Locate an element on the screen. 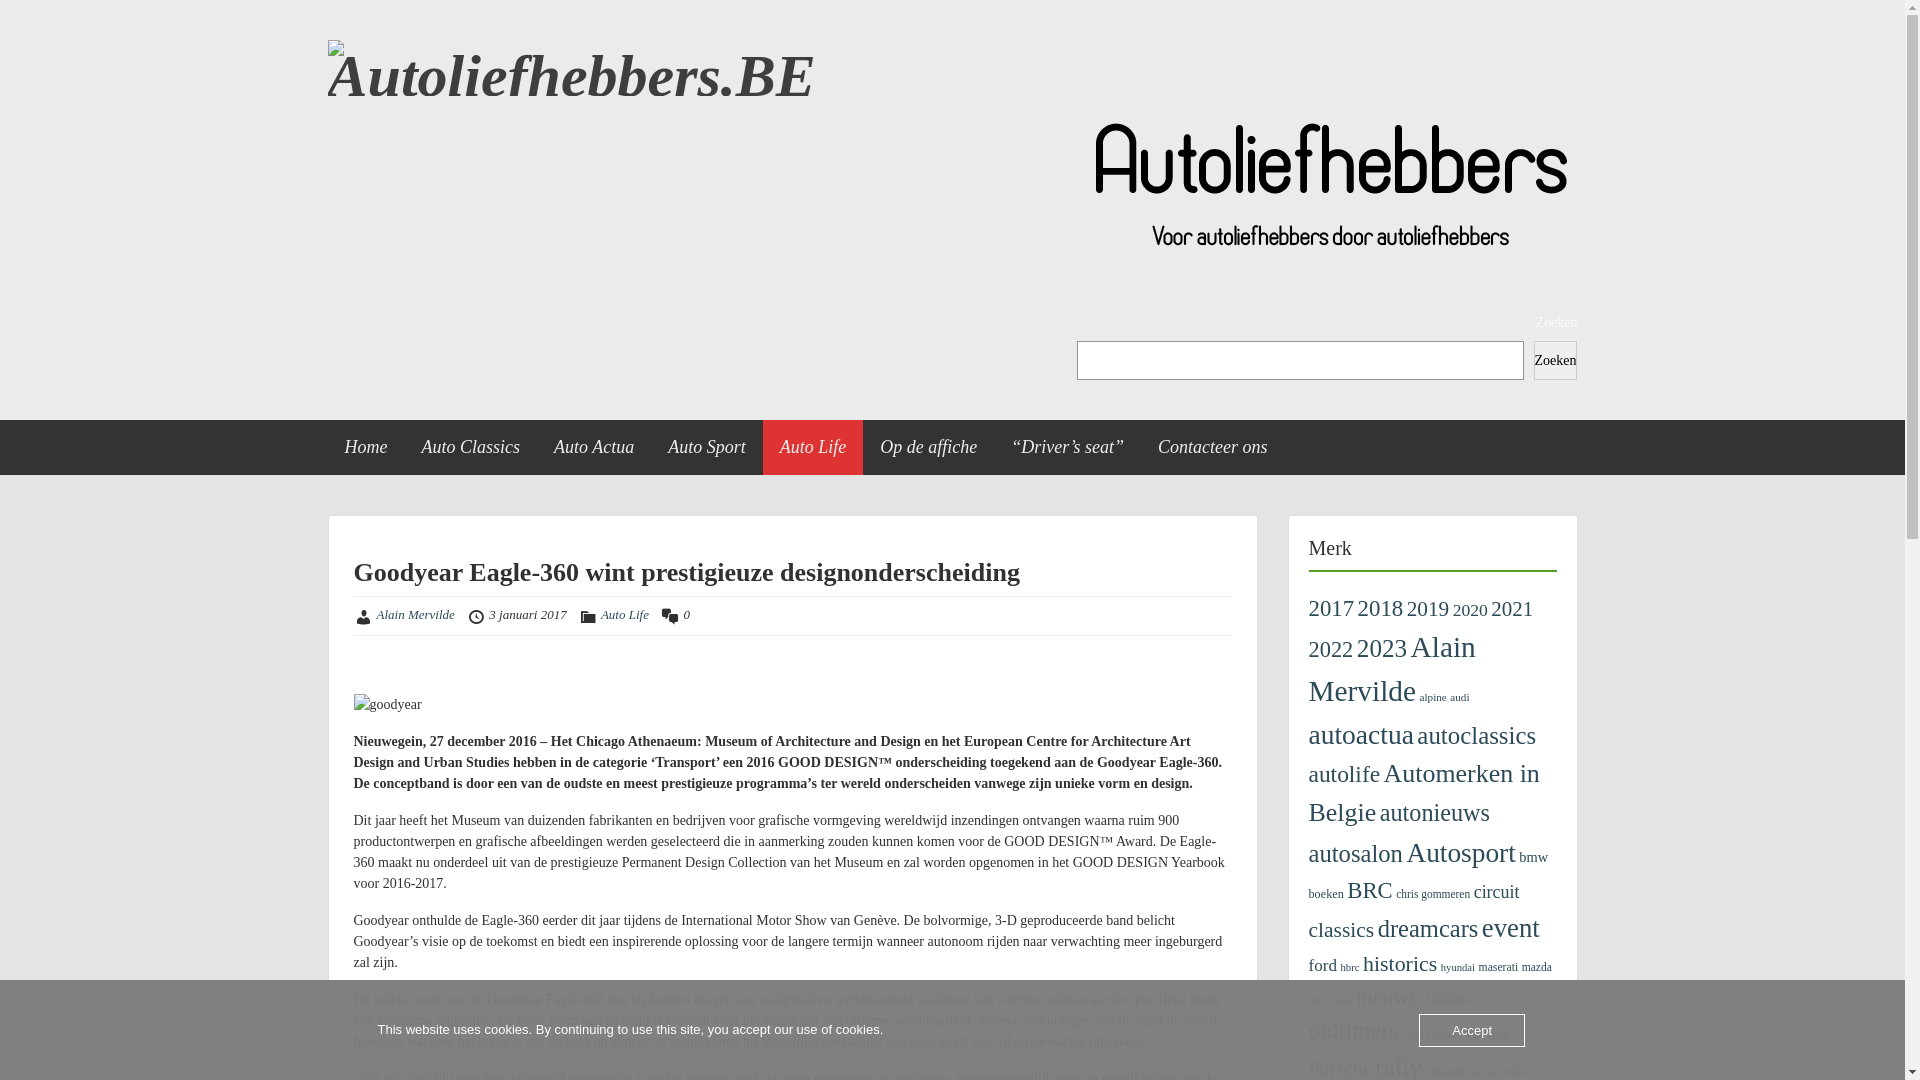 This screenshot has height=1080, width=1920. 'mazda' is located at coordinates (1535, 966).